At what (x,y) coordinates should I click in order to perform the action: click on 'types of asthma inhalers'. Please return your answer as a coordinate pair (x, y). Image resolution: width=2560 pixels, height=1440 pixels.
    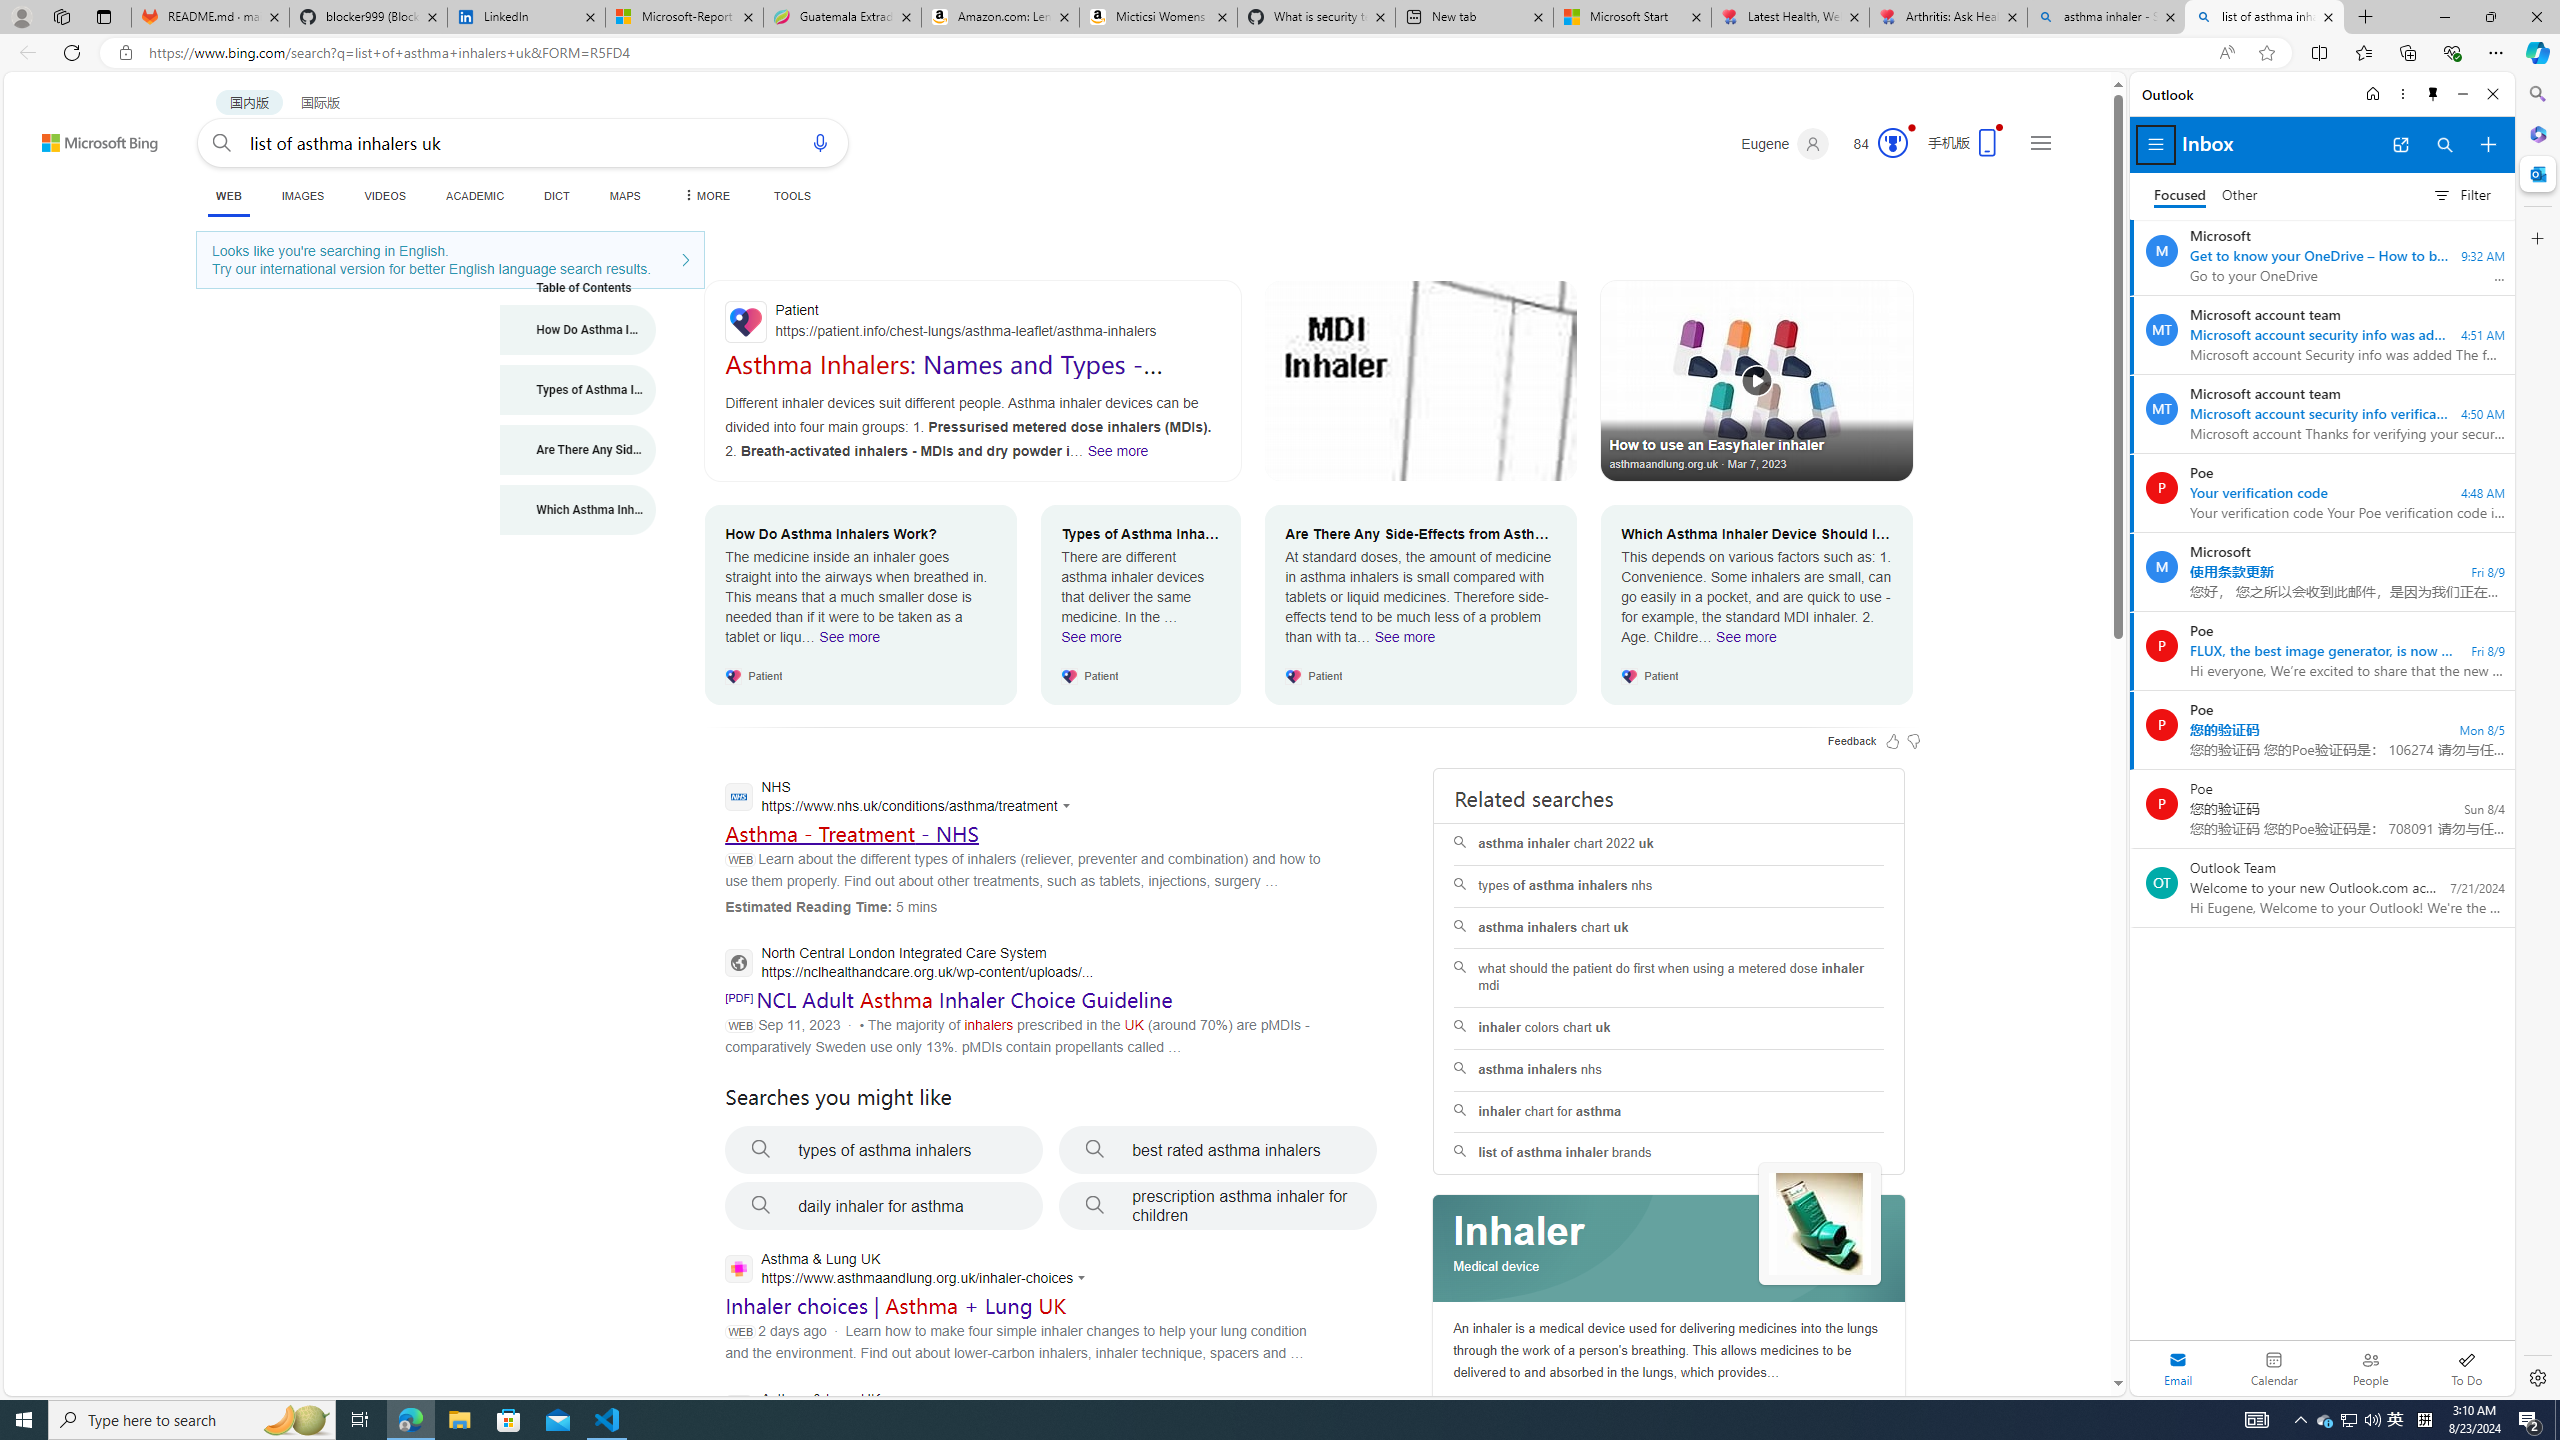
    Looking at the image, I should click on (884, 1148).